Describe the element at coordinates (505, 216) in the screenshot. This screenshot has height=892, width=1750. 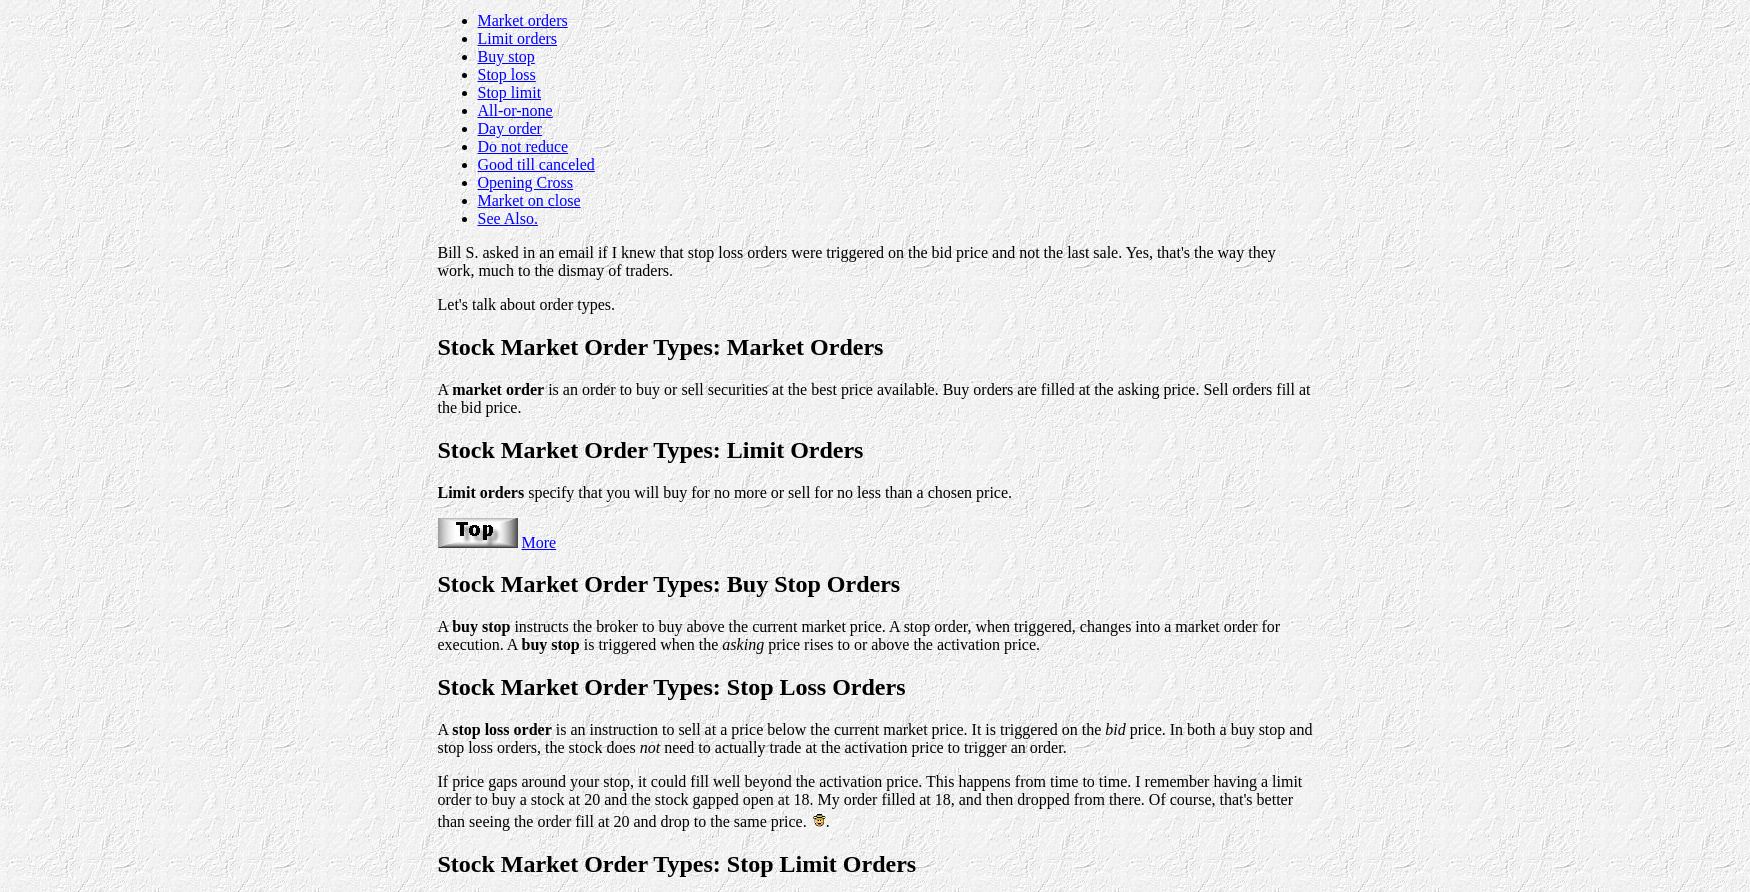
I see `'See Also.'` at that location.